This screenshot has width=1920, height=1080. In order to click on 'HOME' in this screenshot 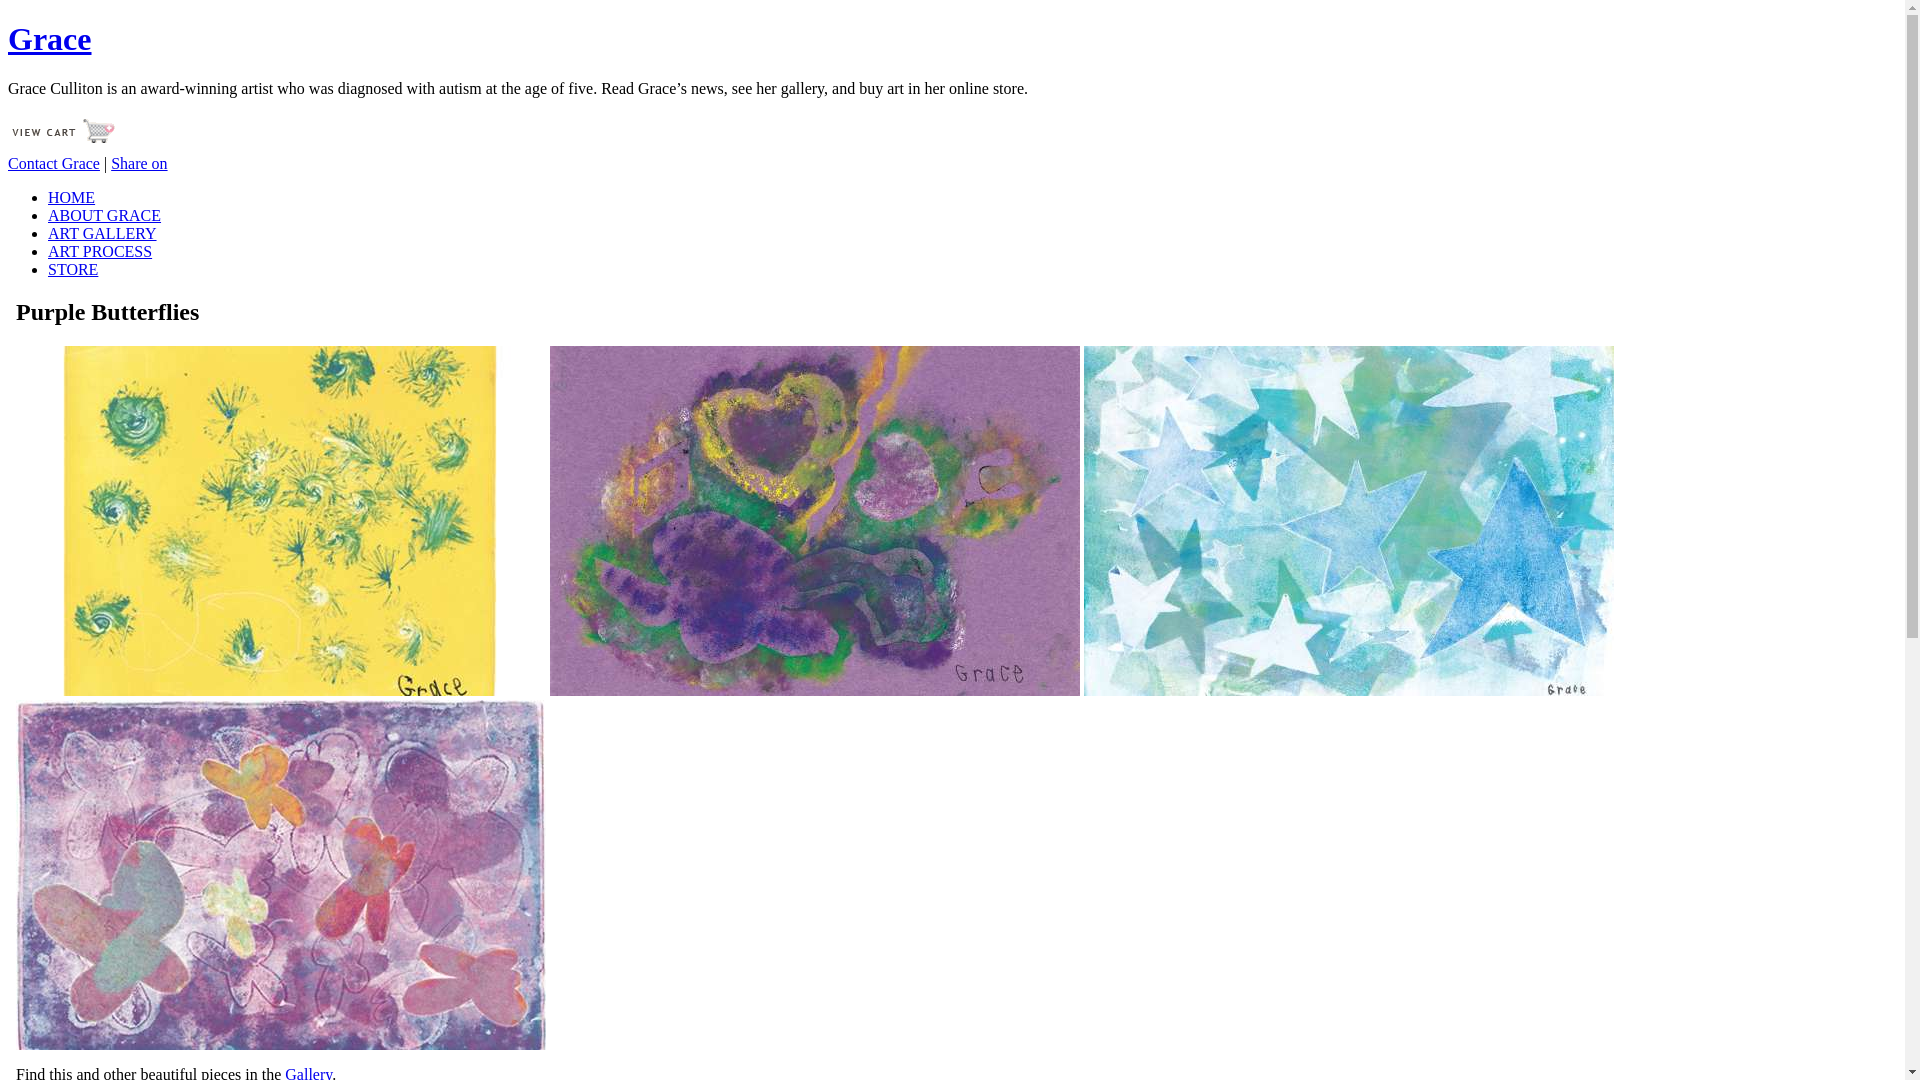, I will do `click(71, 197)`.